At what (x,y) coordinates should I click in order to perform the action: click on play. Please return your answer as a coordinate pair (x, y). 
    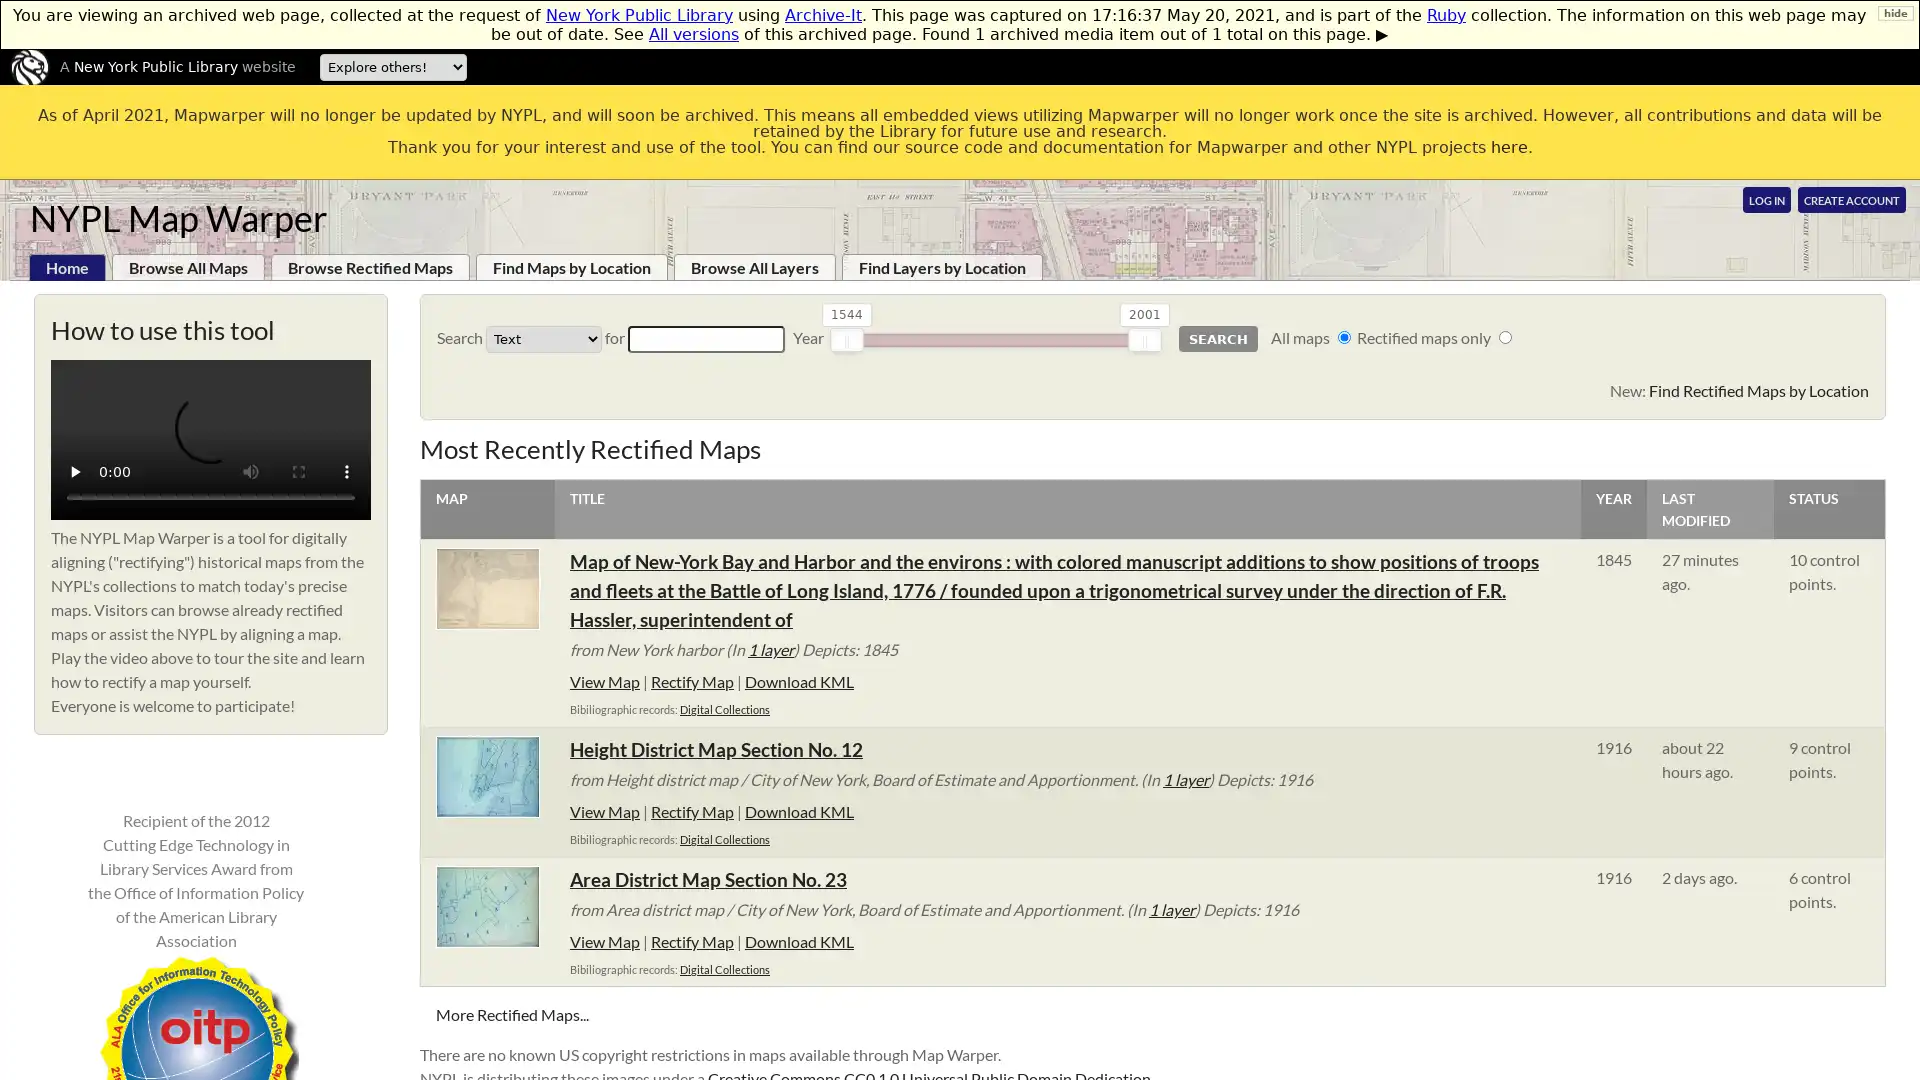
    Looking at the image, I should click on (75, 471).